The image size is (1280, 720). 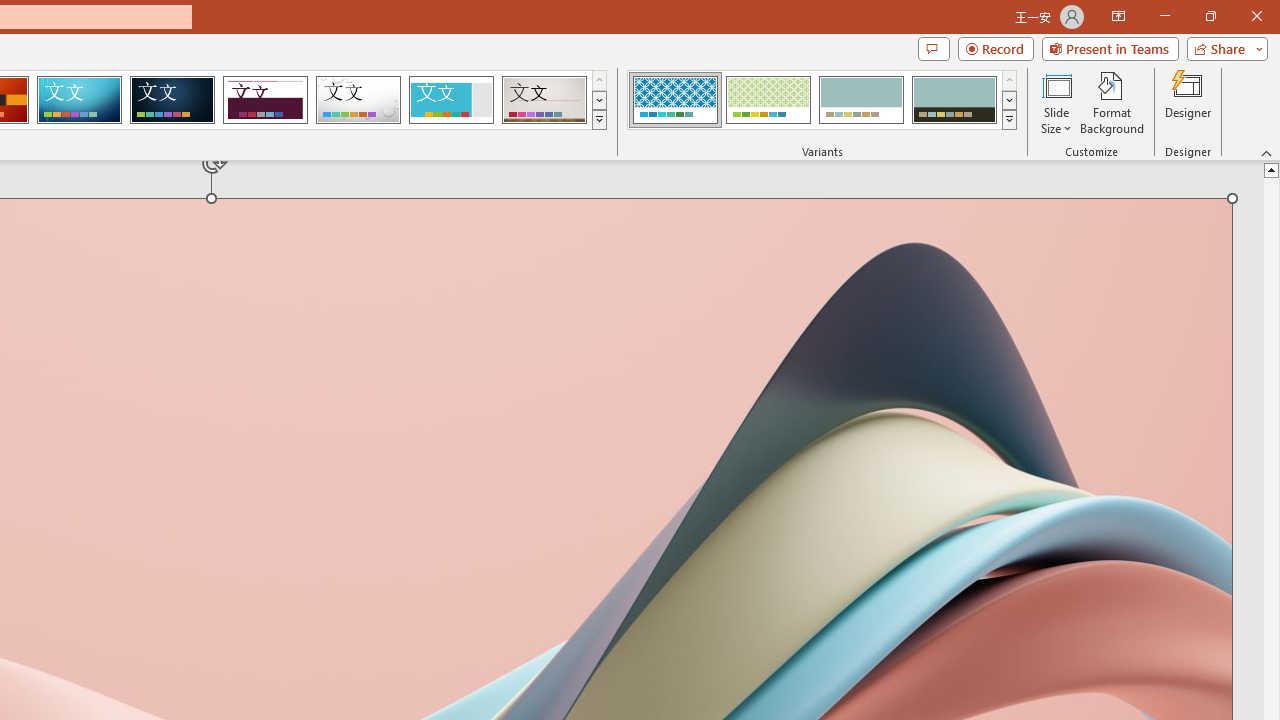 I want to click on 'Integral Variant 1', so click(x=675, y=100).